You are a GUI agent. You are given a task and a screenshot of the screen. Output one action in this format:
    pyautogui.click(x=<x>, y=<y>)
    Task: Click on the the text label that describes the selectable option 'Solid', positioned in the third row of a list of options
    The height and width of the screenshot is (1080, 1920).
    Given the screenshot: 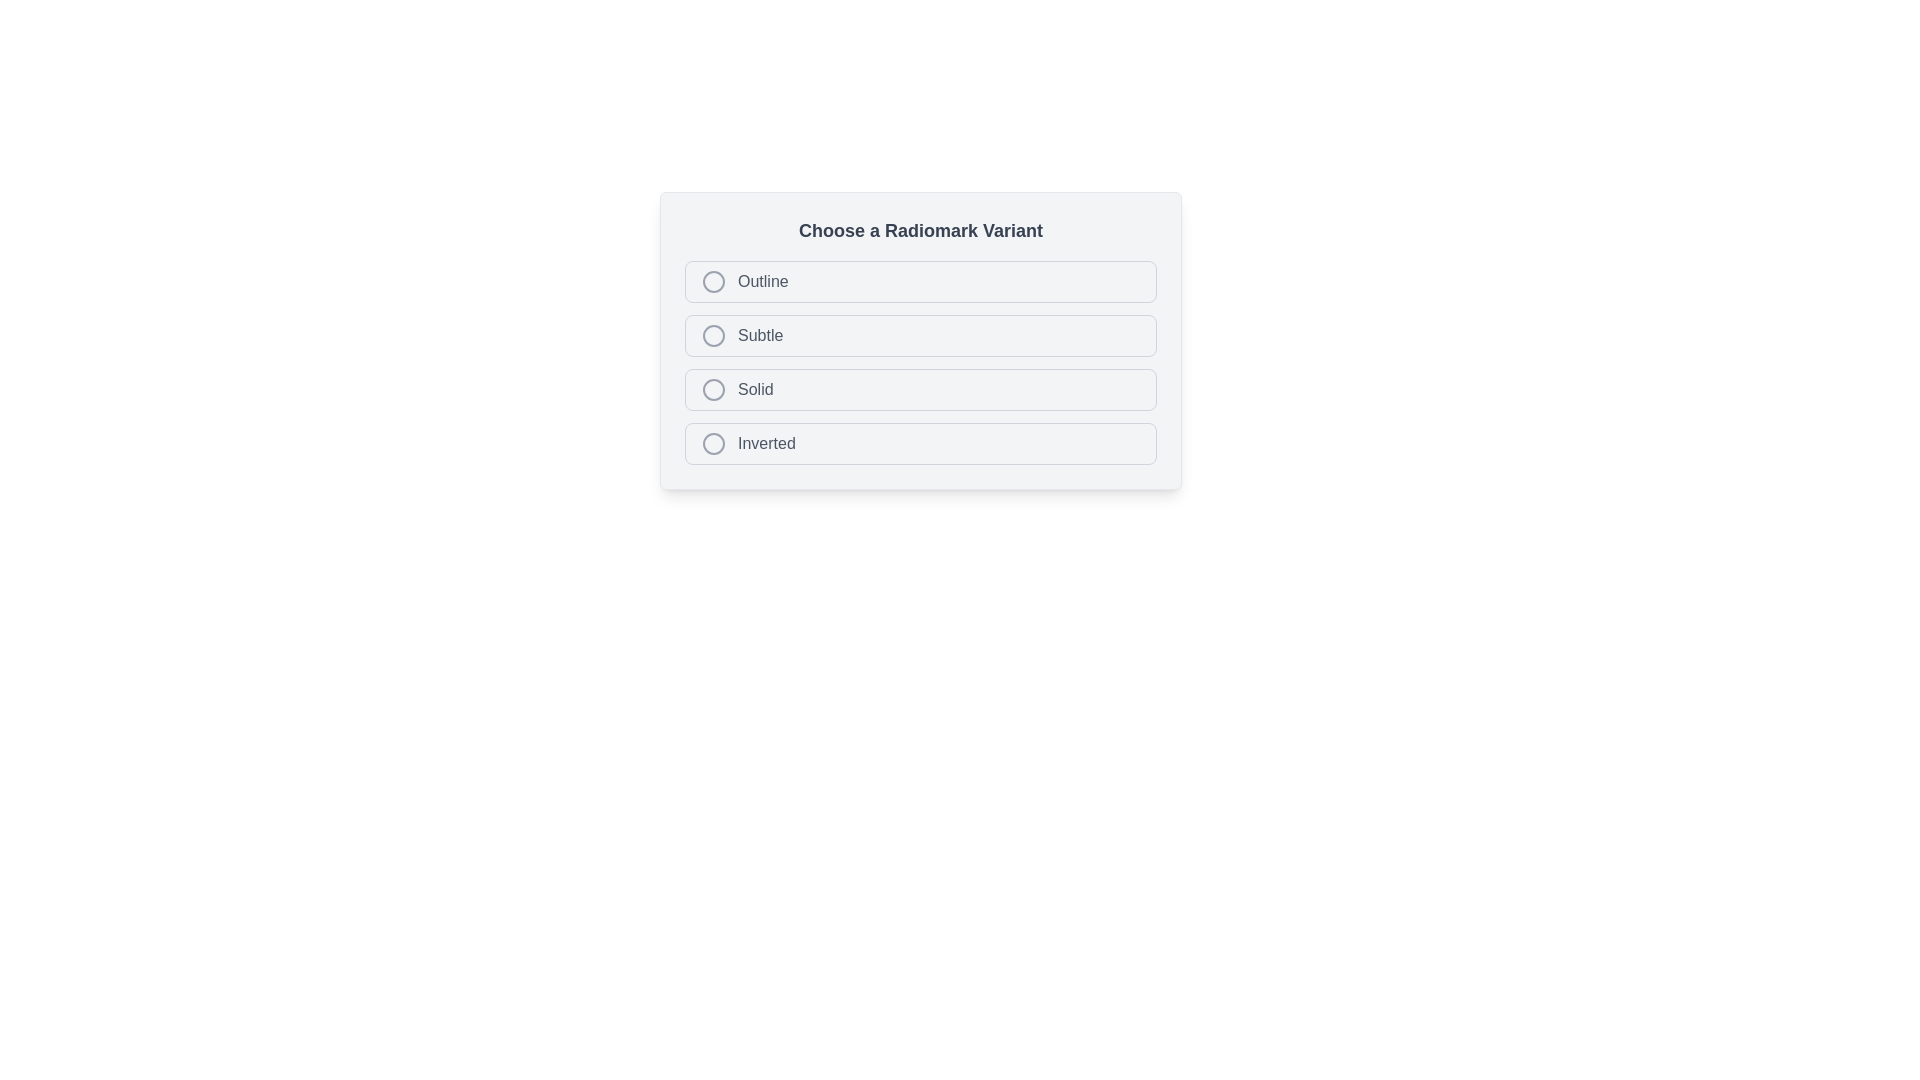 What is the action you would take?
    pyautogui.click(x=754, y=389)
    